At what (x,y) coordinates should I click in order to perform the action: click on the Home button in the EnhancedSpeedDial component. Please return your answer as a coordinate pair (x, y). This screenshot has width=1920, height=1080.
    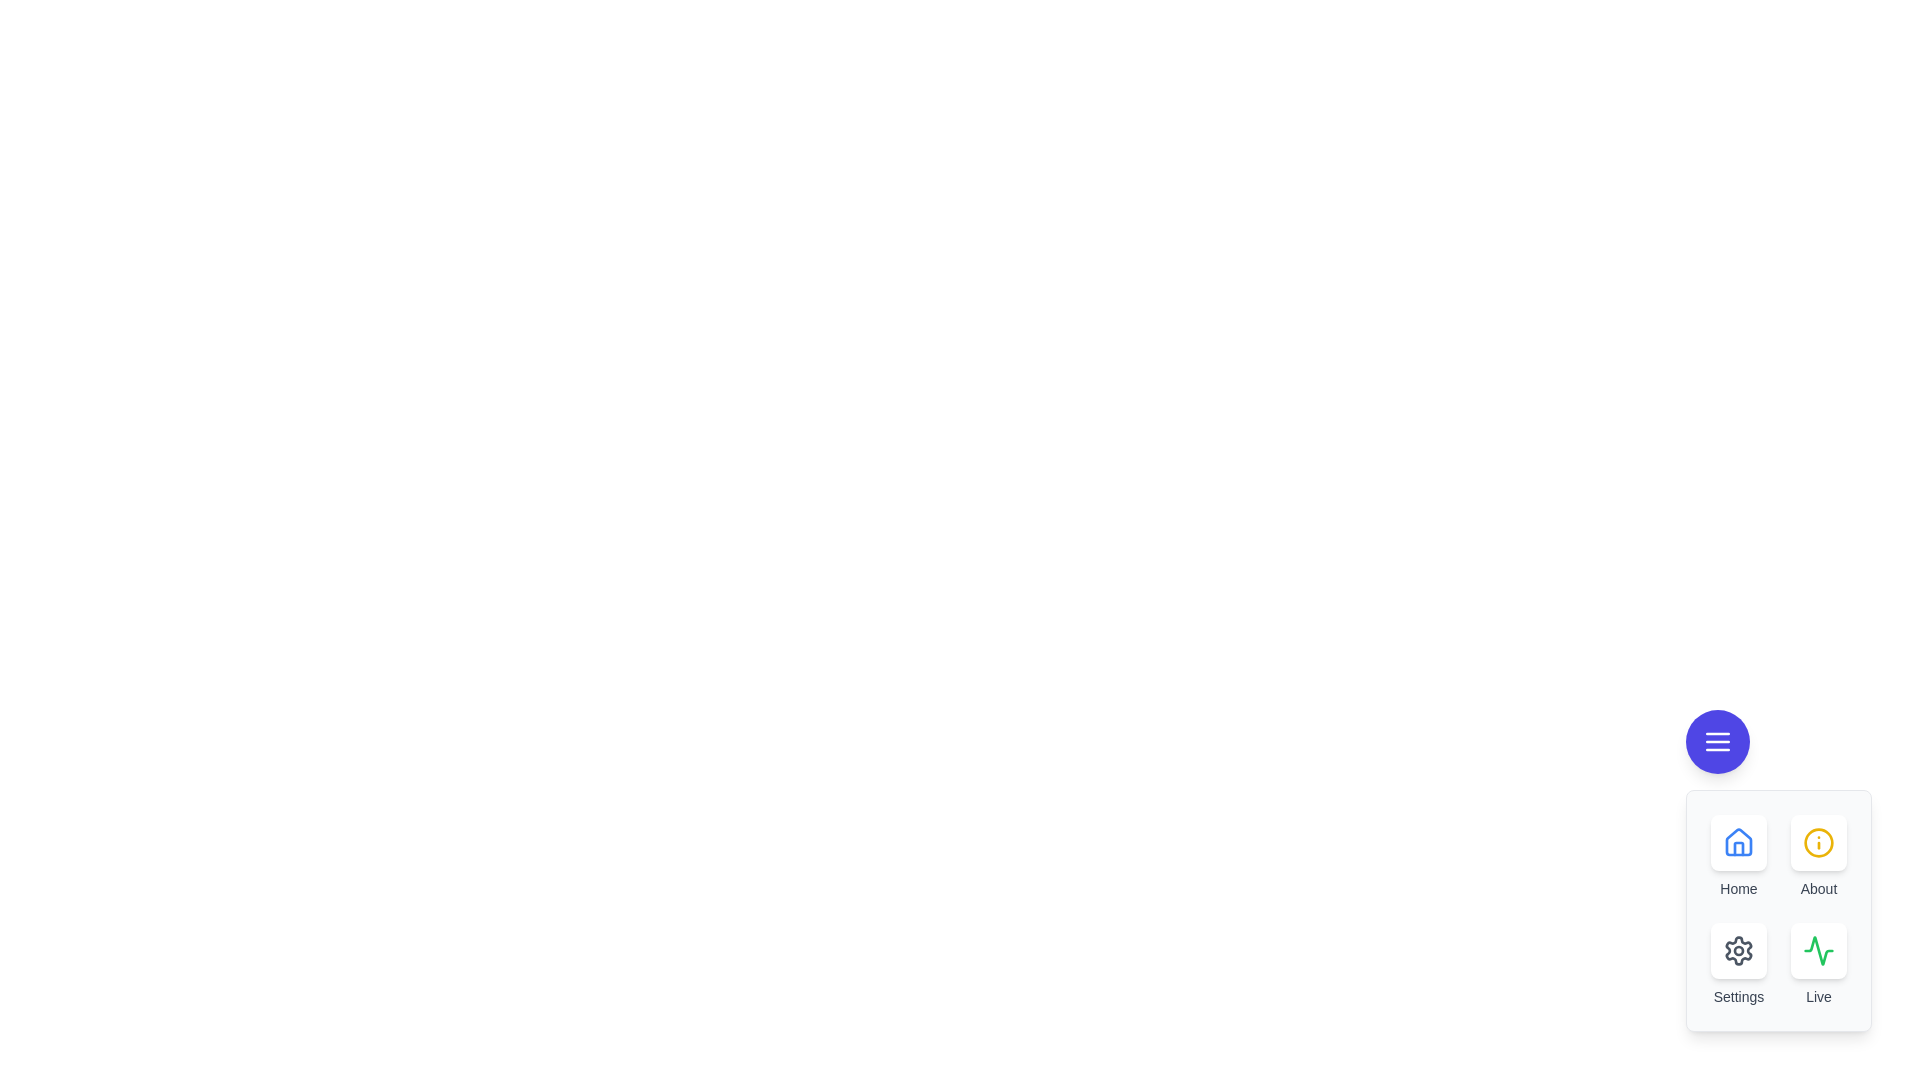
    Looking at the image, I should click on (1737, 843).